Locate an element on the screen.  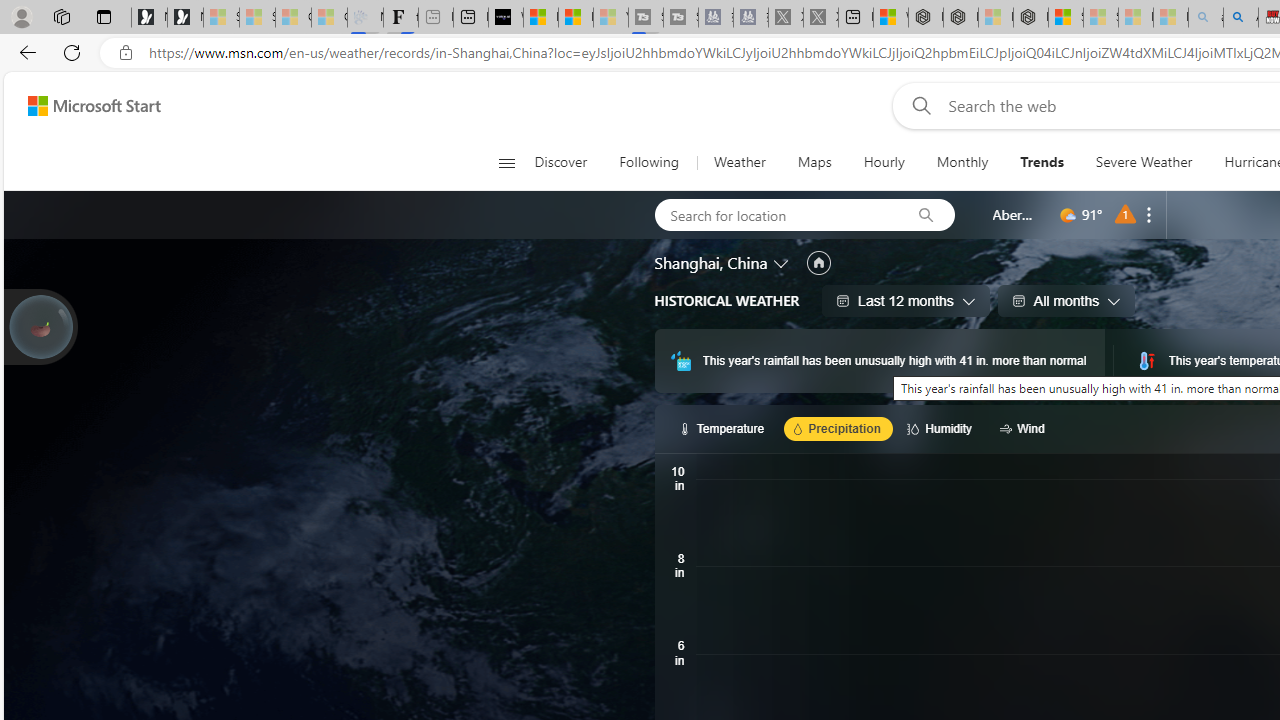
'Search for location' is located at coordinates (775, 214).